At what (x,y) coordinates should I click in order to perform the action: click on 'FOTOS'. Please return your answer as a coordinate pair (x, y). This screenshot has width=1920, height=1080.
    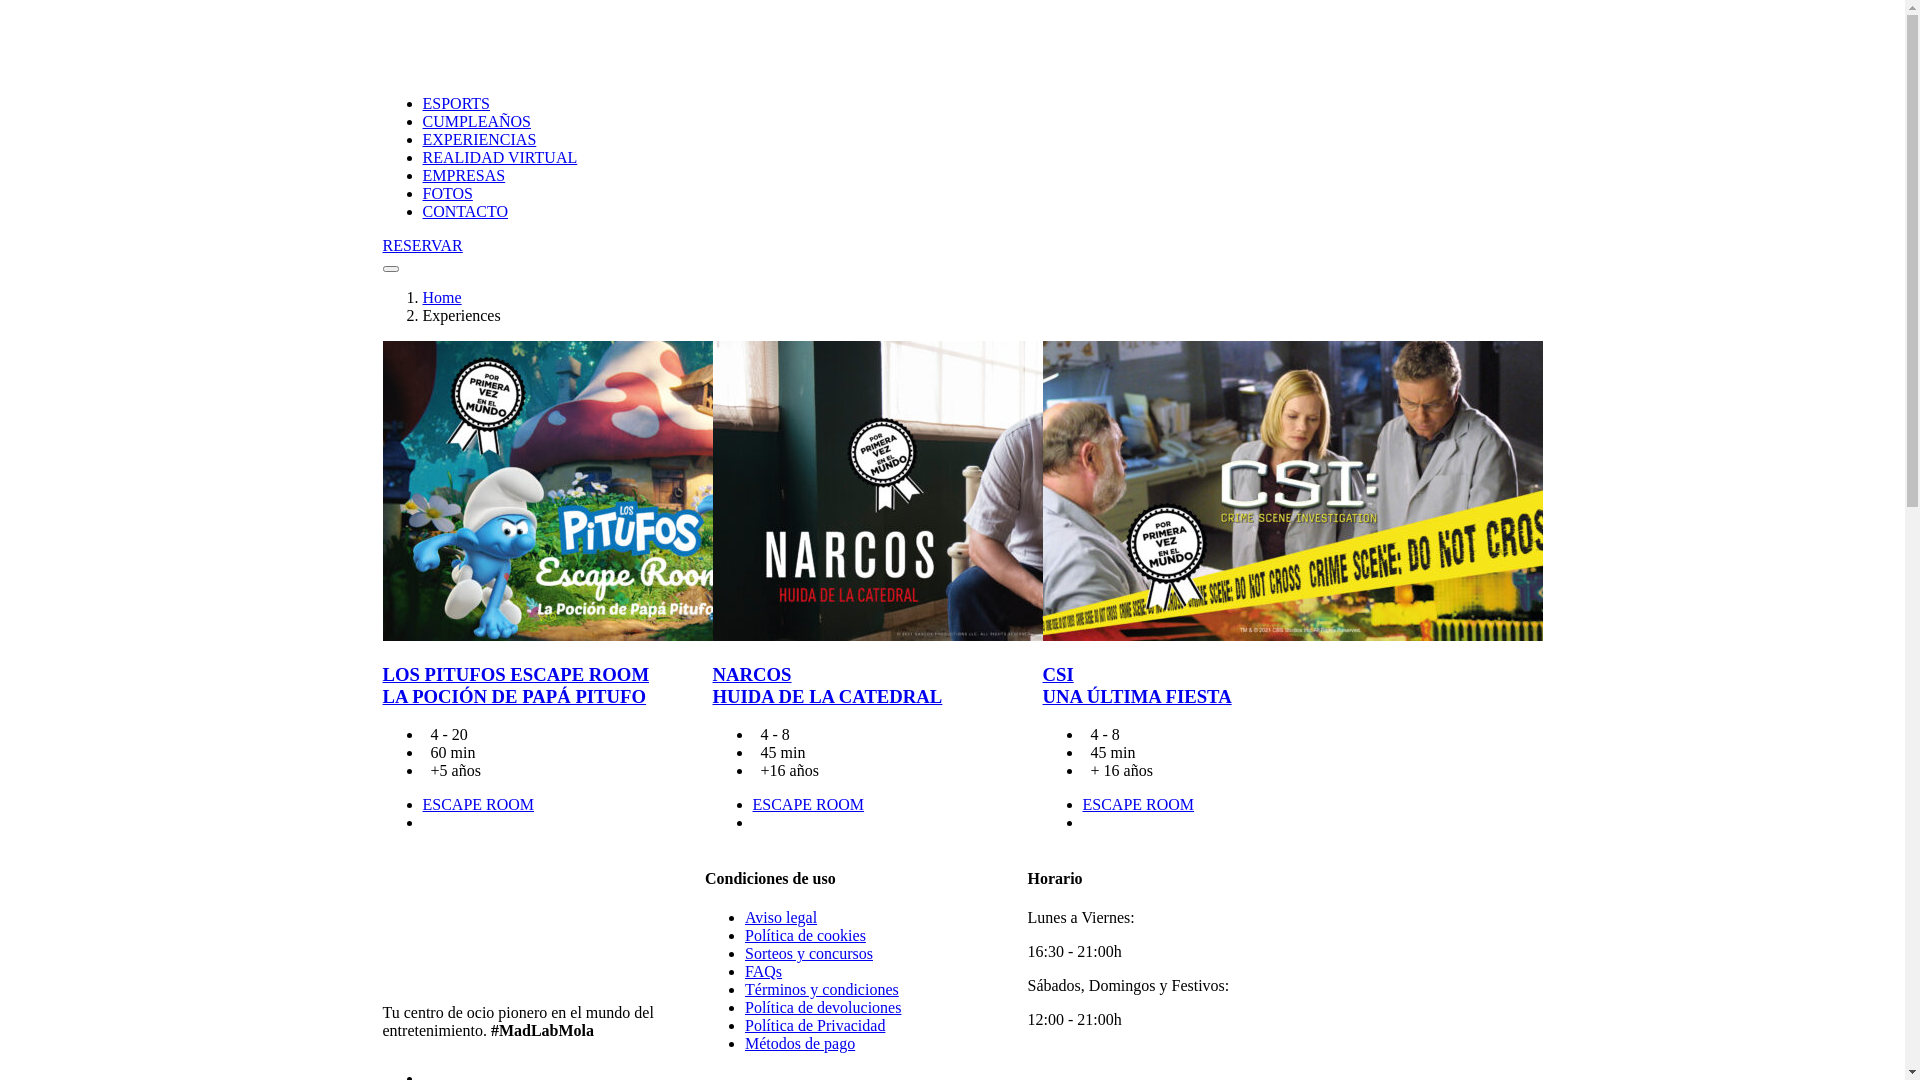
    Looking at the image, I should click on (421, 193).